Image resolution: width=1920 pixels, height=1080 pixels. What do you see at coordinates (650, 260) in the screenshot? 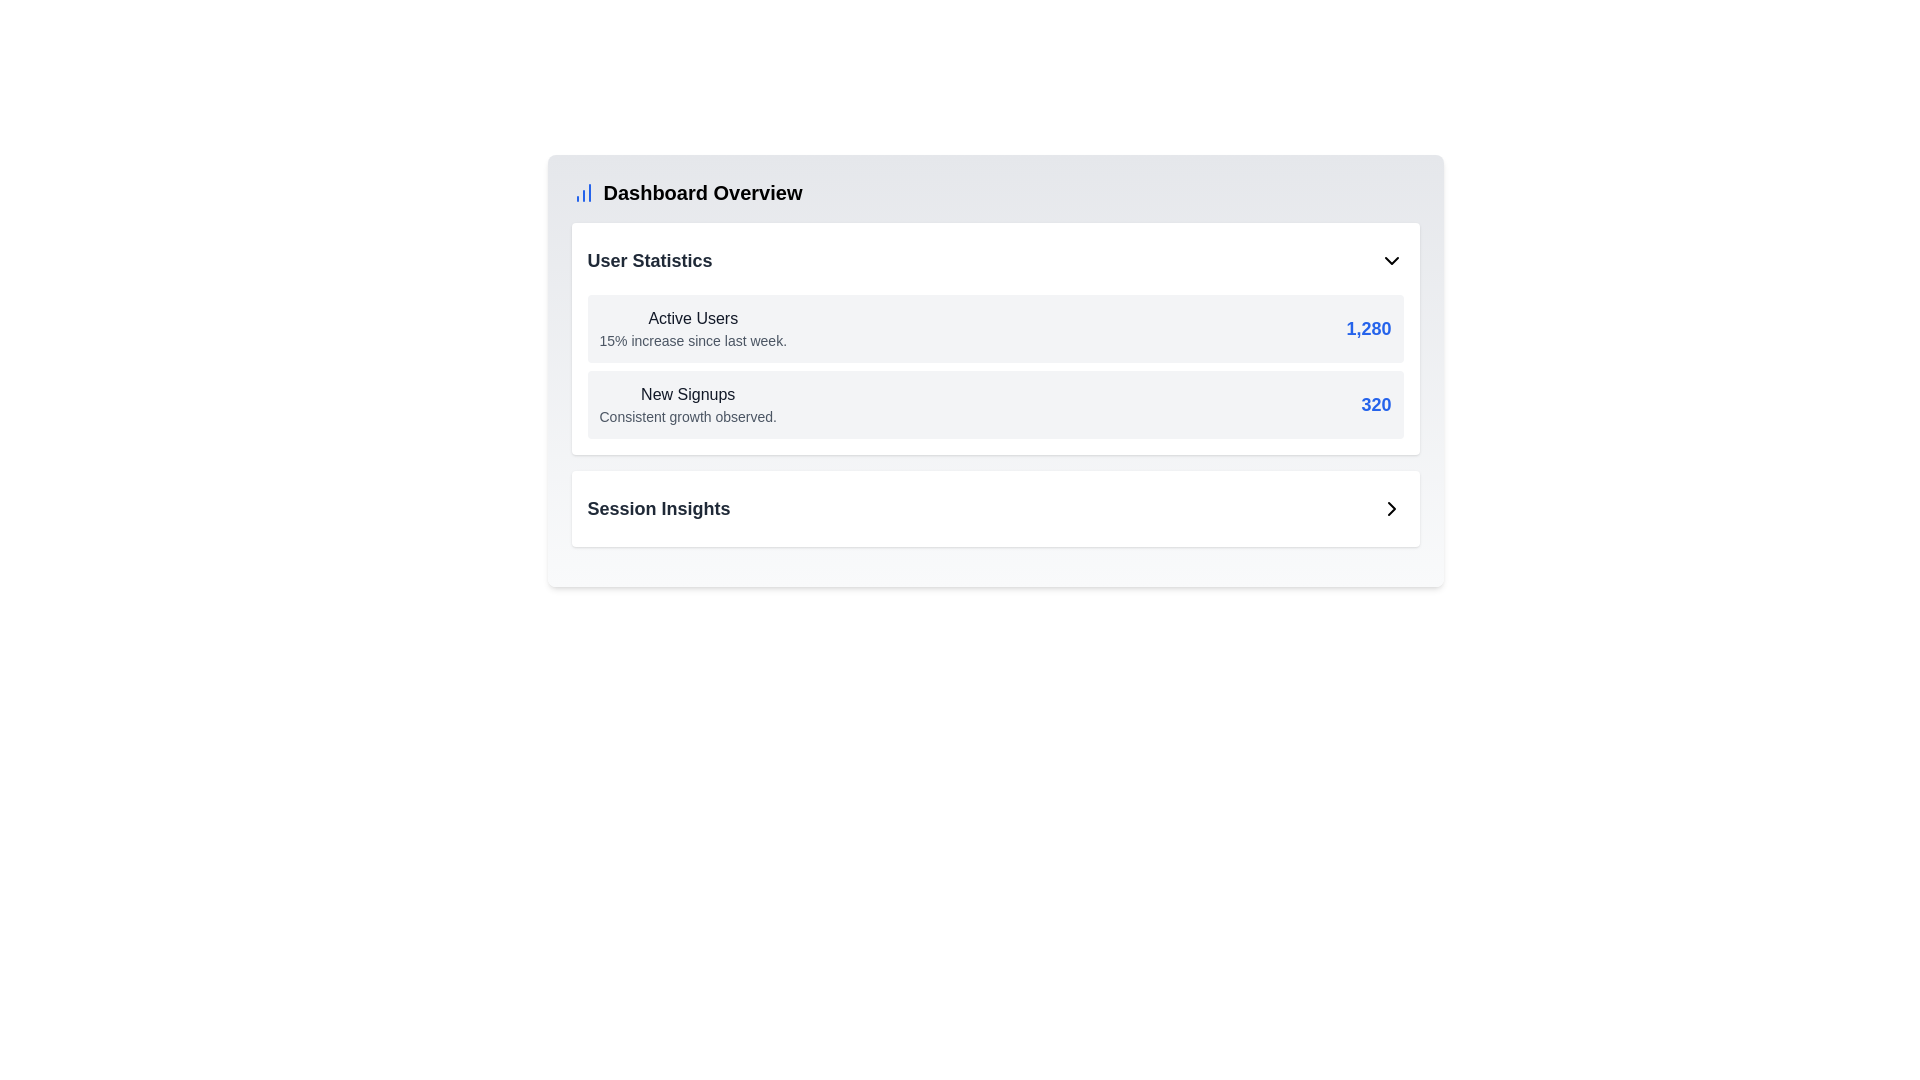
I see `the 'User Statistics' text label` at bounding box center [650, 260].